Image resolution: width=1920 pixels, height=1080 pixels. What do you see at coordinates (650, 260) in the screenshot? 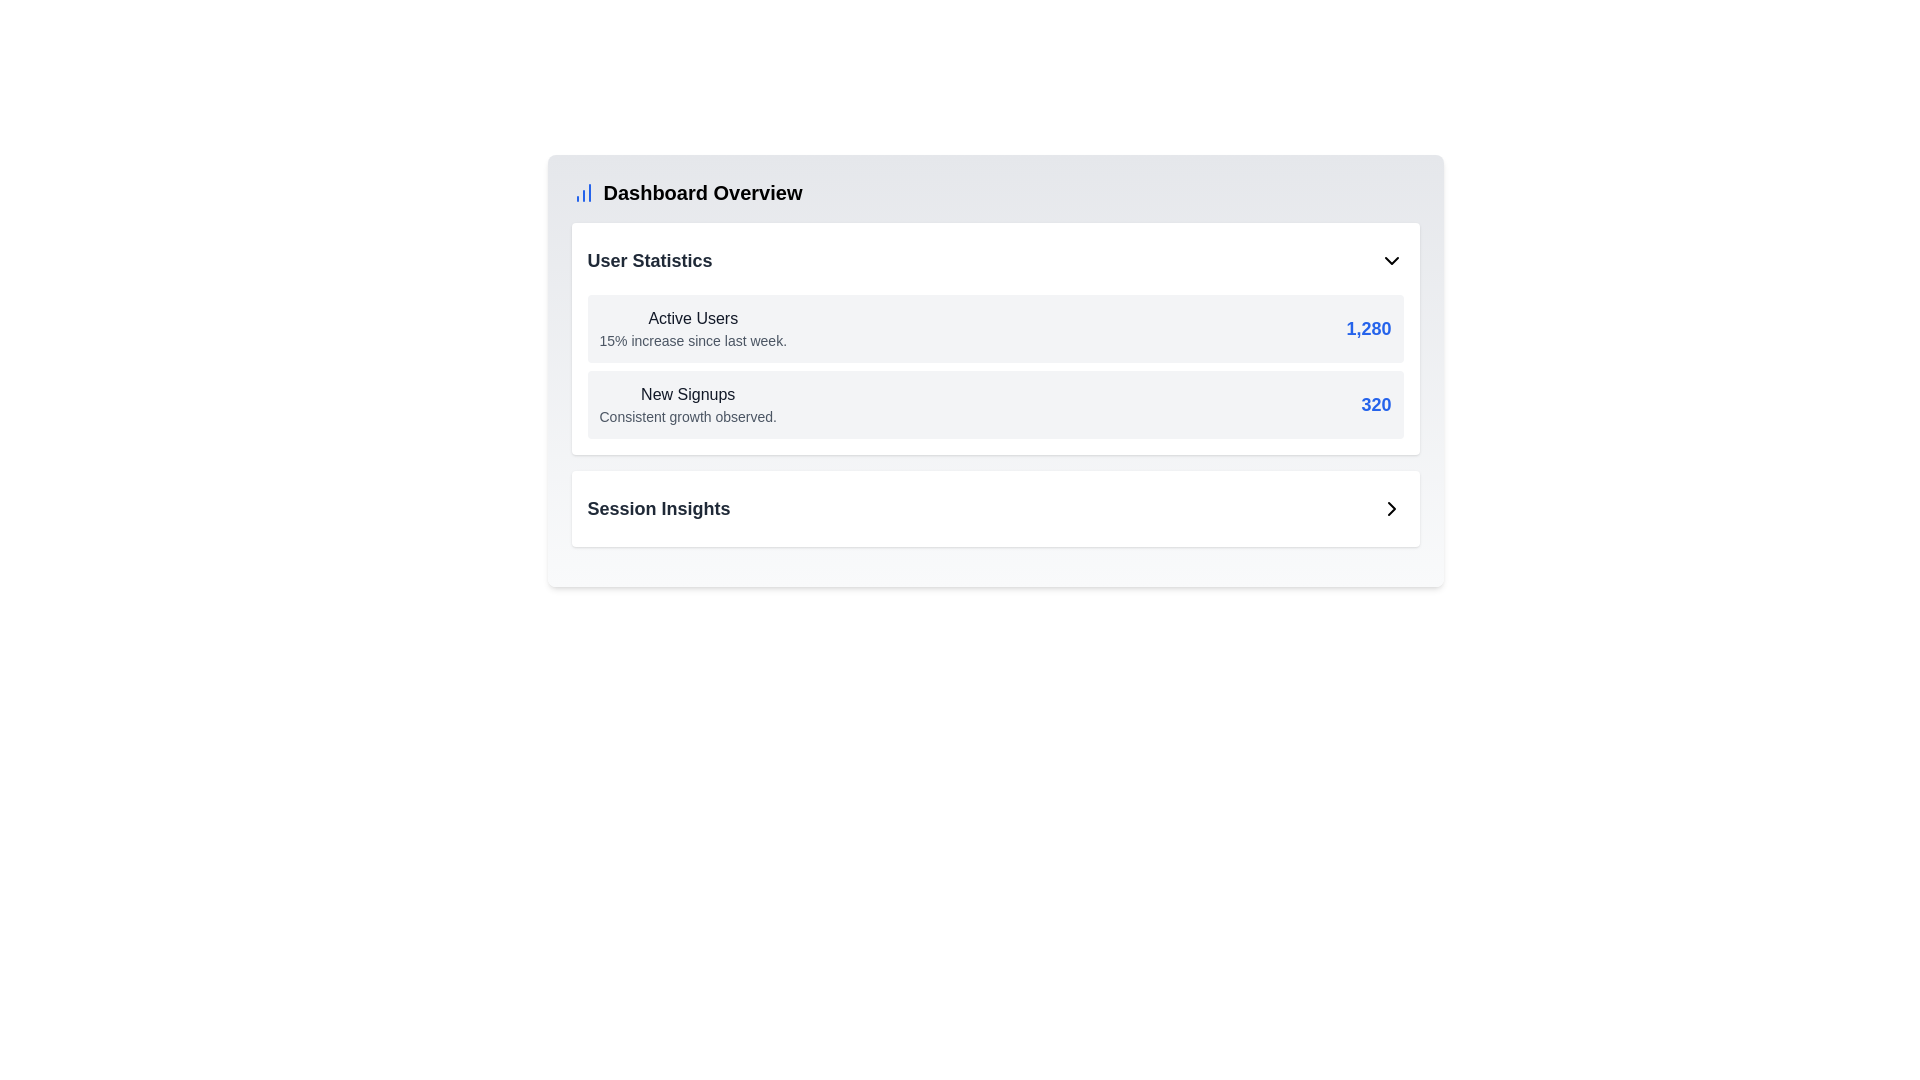
I see `the 'User Statistics' text label` at bounding box center [650, 260].